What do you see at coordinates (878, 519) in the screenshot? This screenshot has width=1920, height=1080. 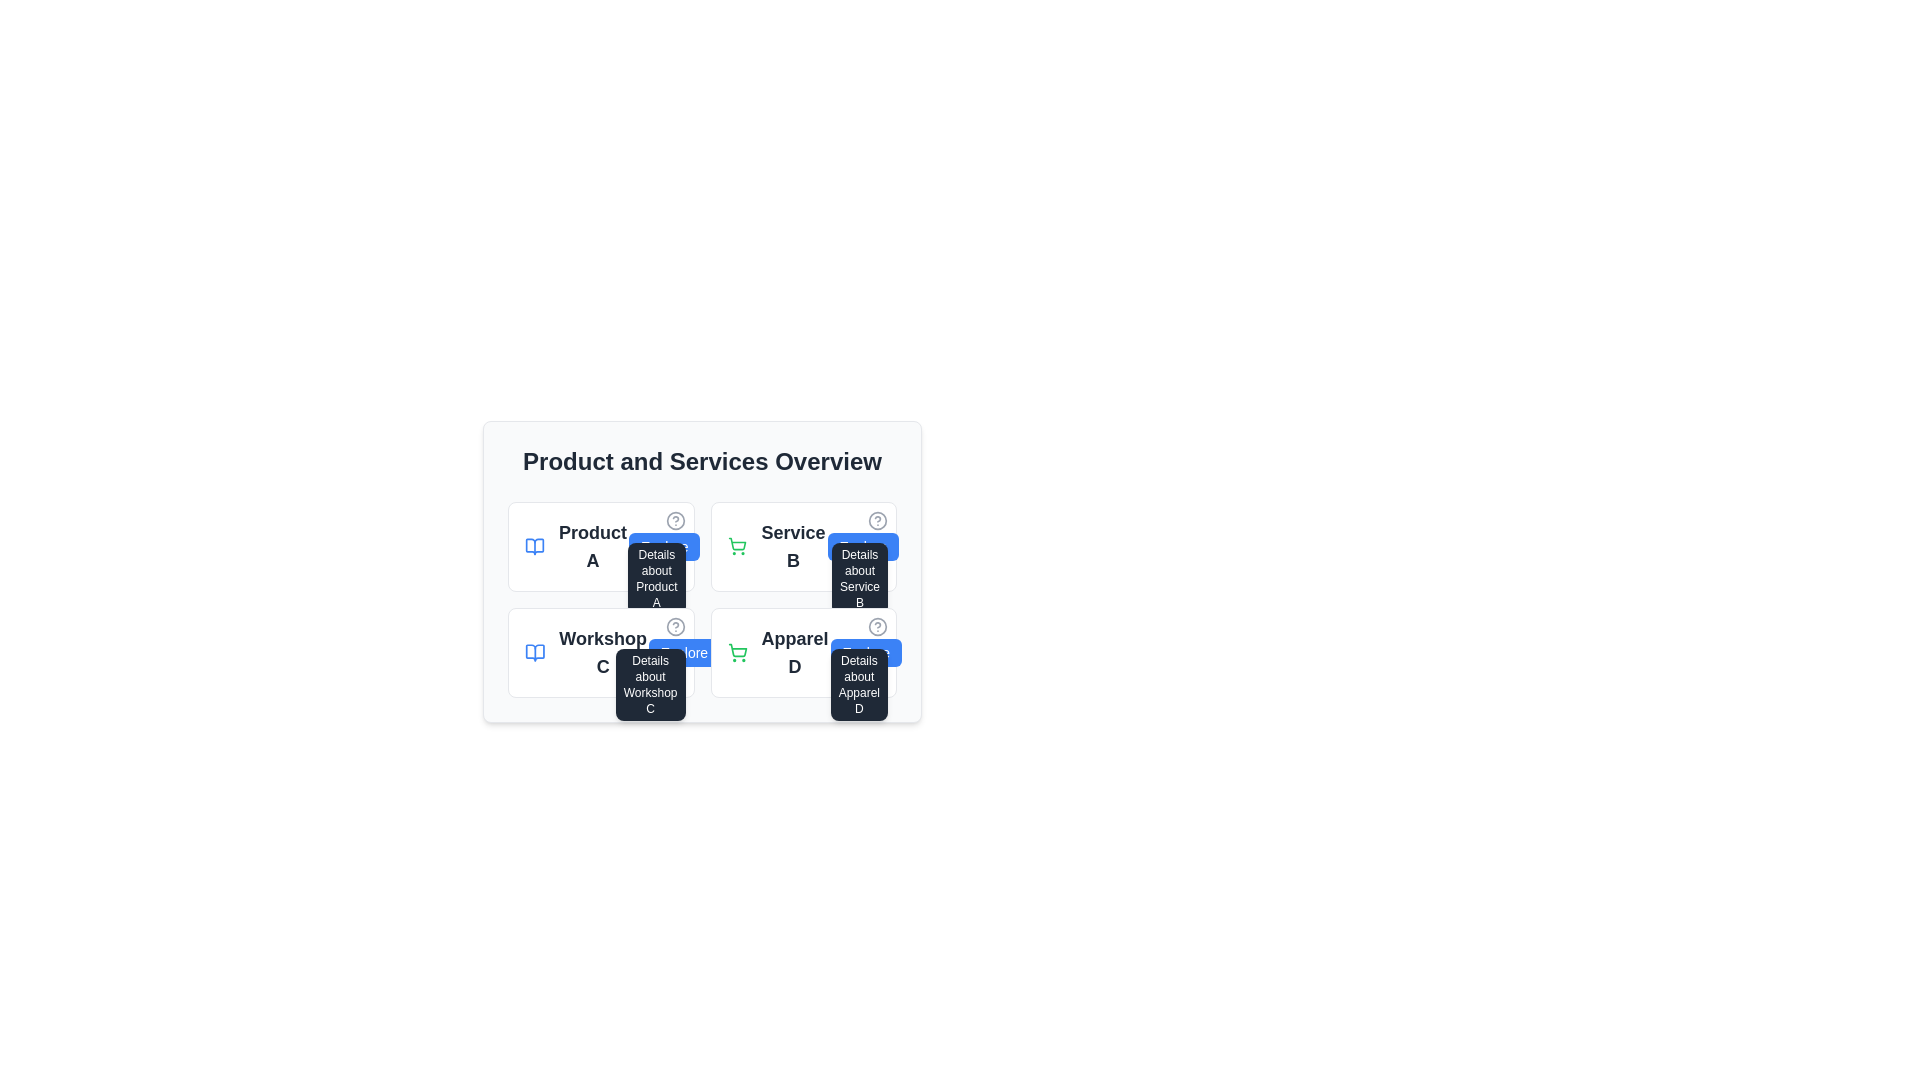 I see `the SVG Circle element with a diameter of 20 pixels, located adjacent to the 'Service B' label in the second column of the layout` at bounding box center [878, 519].